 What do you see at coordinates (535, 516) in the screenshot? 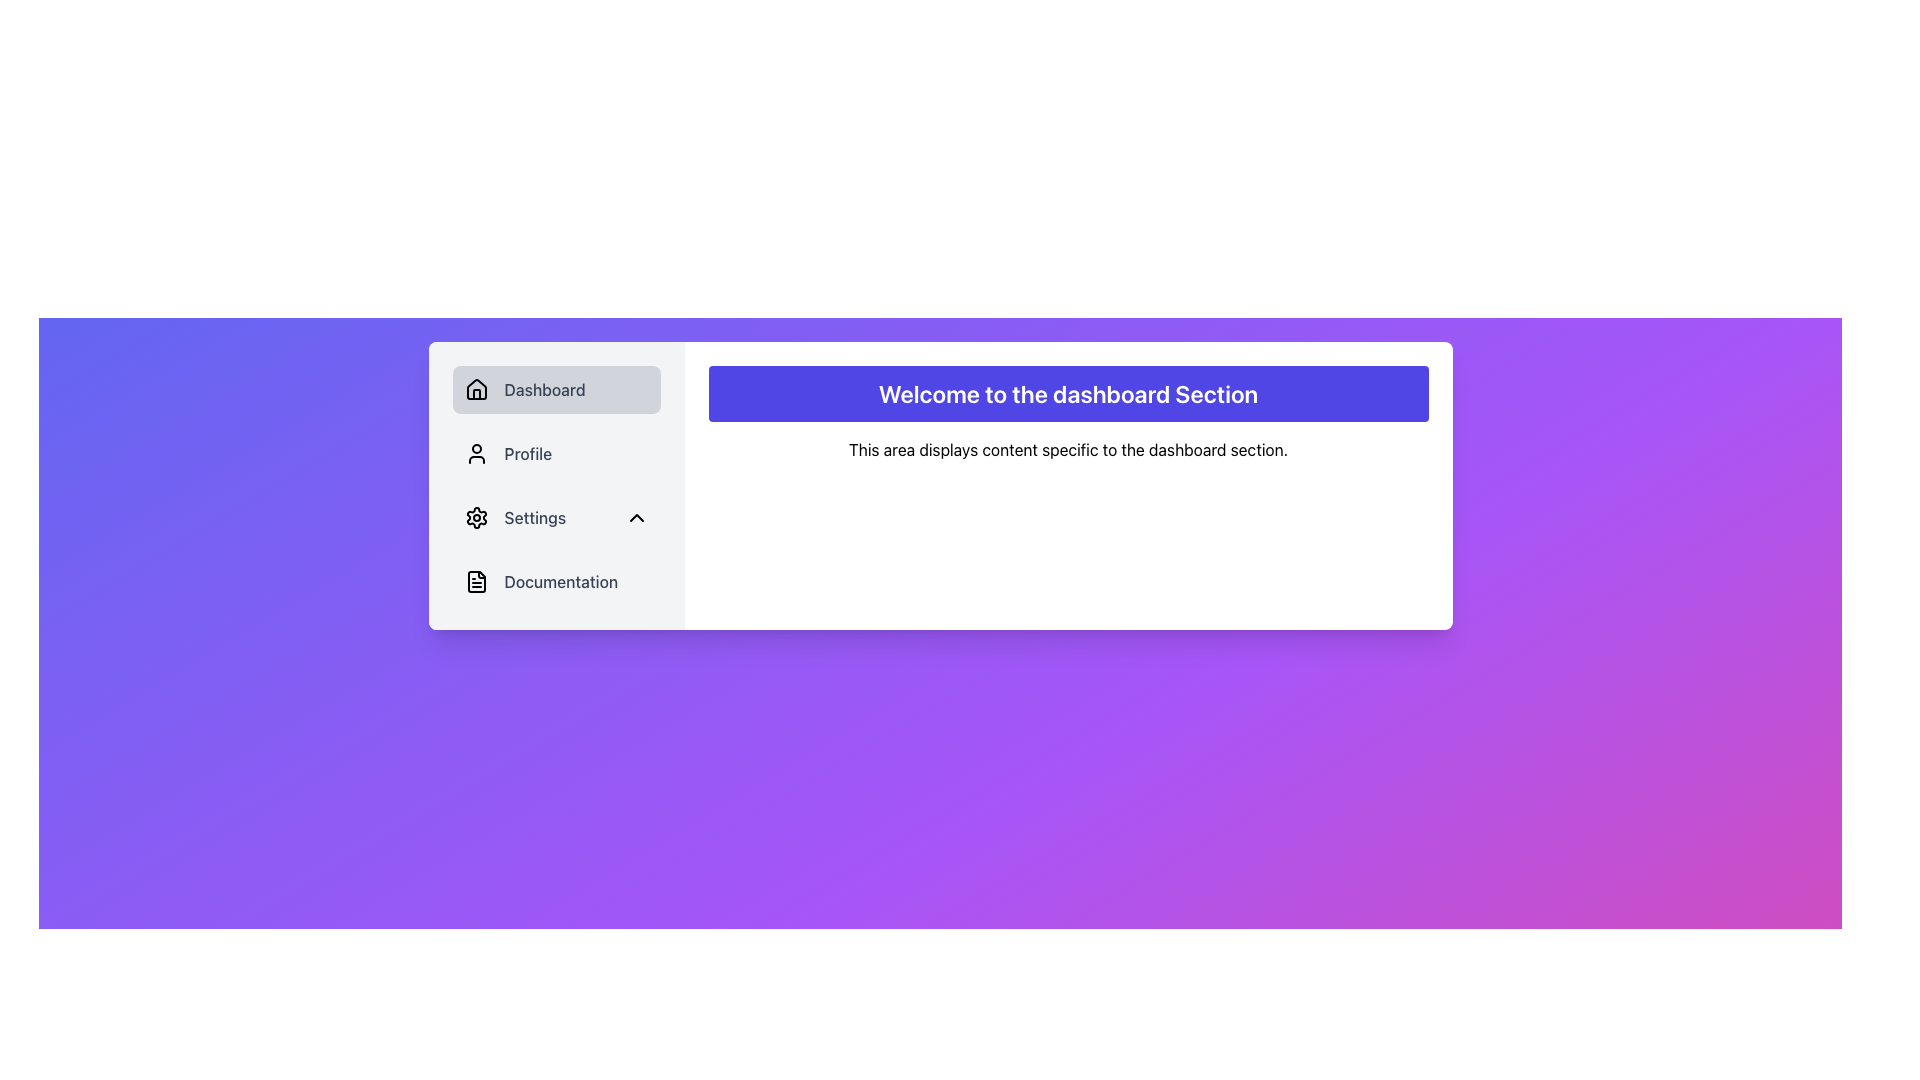
I see `text of the 'Settings' label located in the sidebar menu, which is the third visible label next to the gear icon` at bounding box center [535, 516].